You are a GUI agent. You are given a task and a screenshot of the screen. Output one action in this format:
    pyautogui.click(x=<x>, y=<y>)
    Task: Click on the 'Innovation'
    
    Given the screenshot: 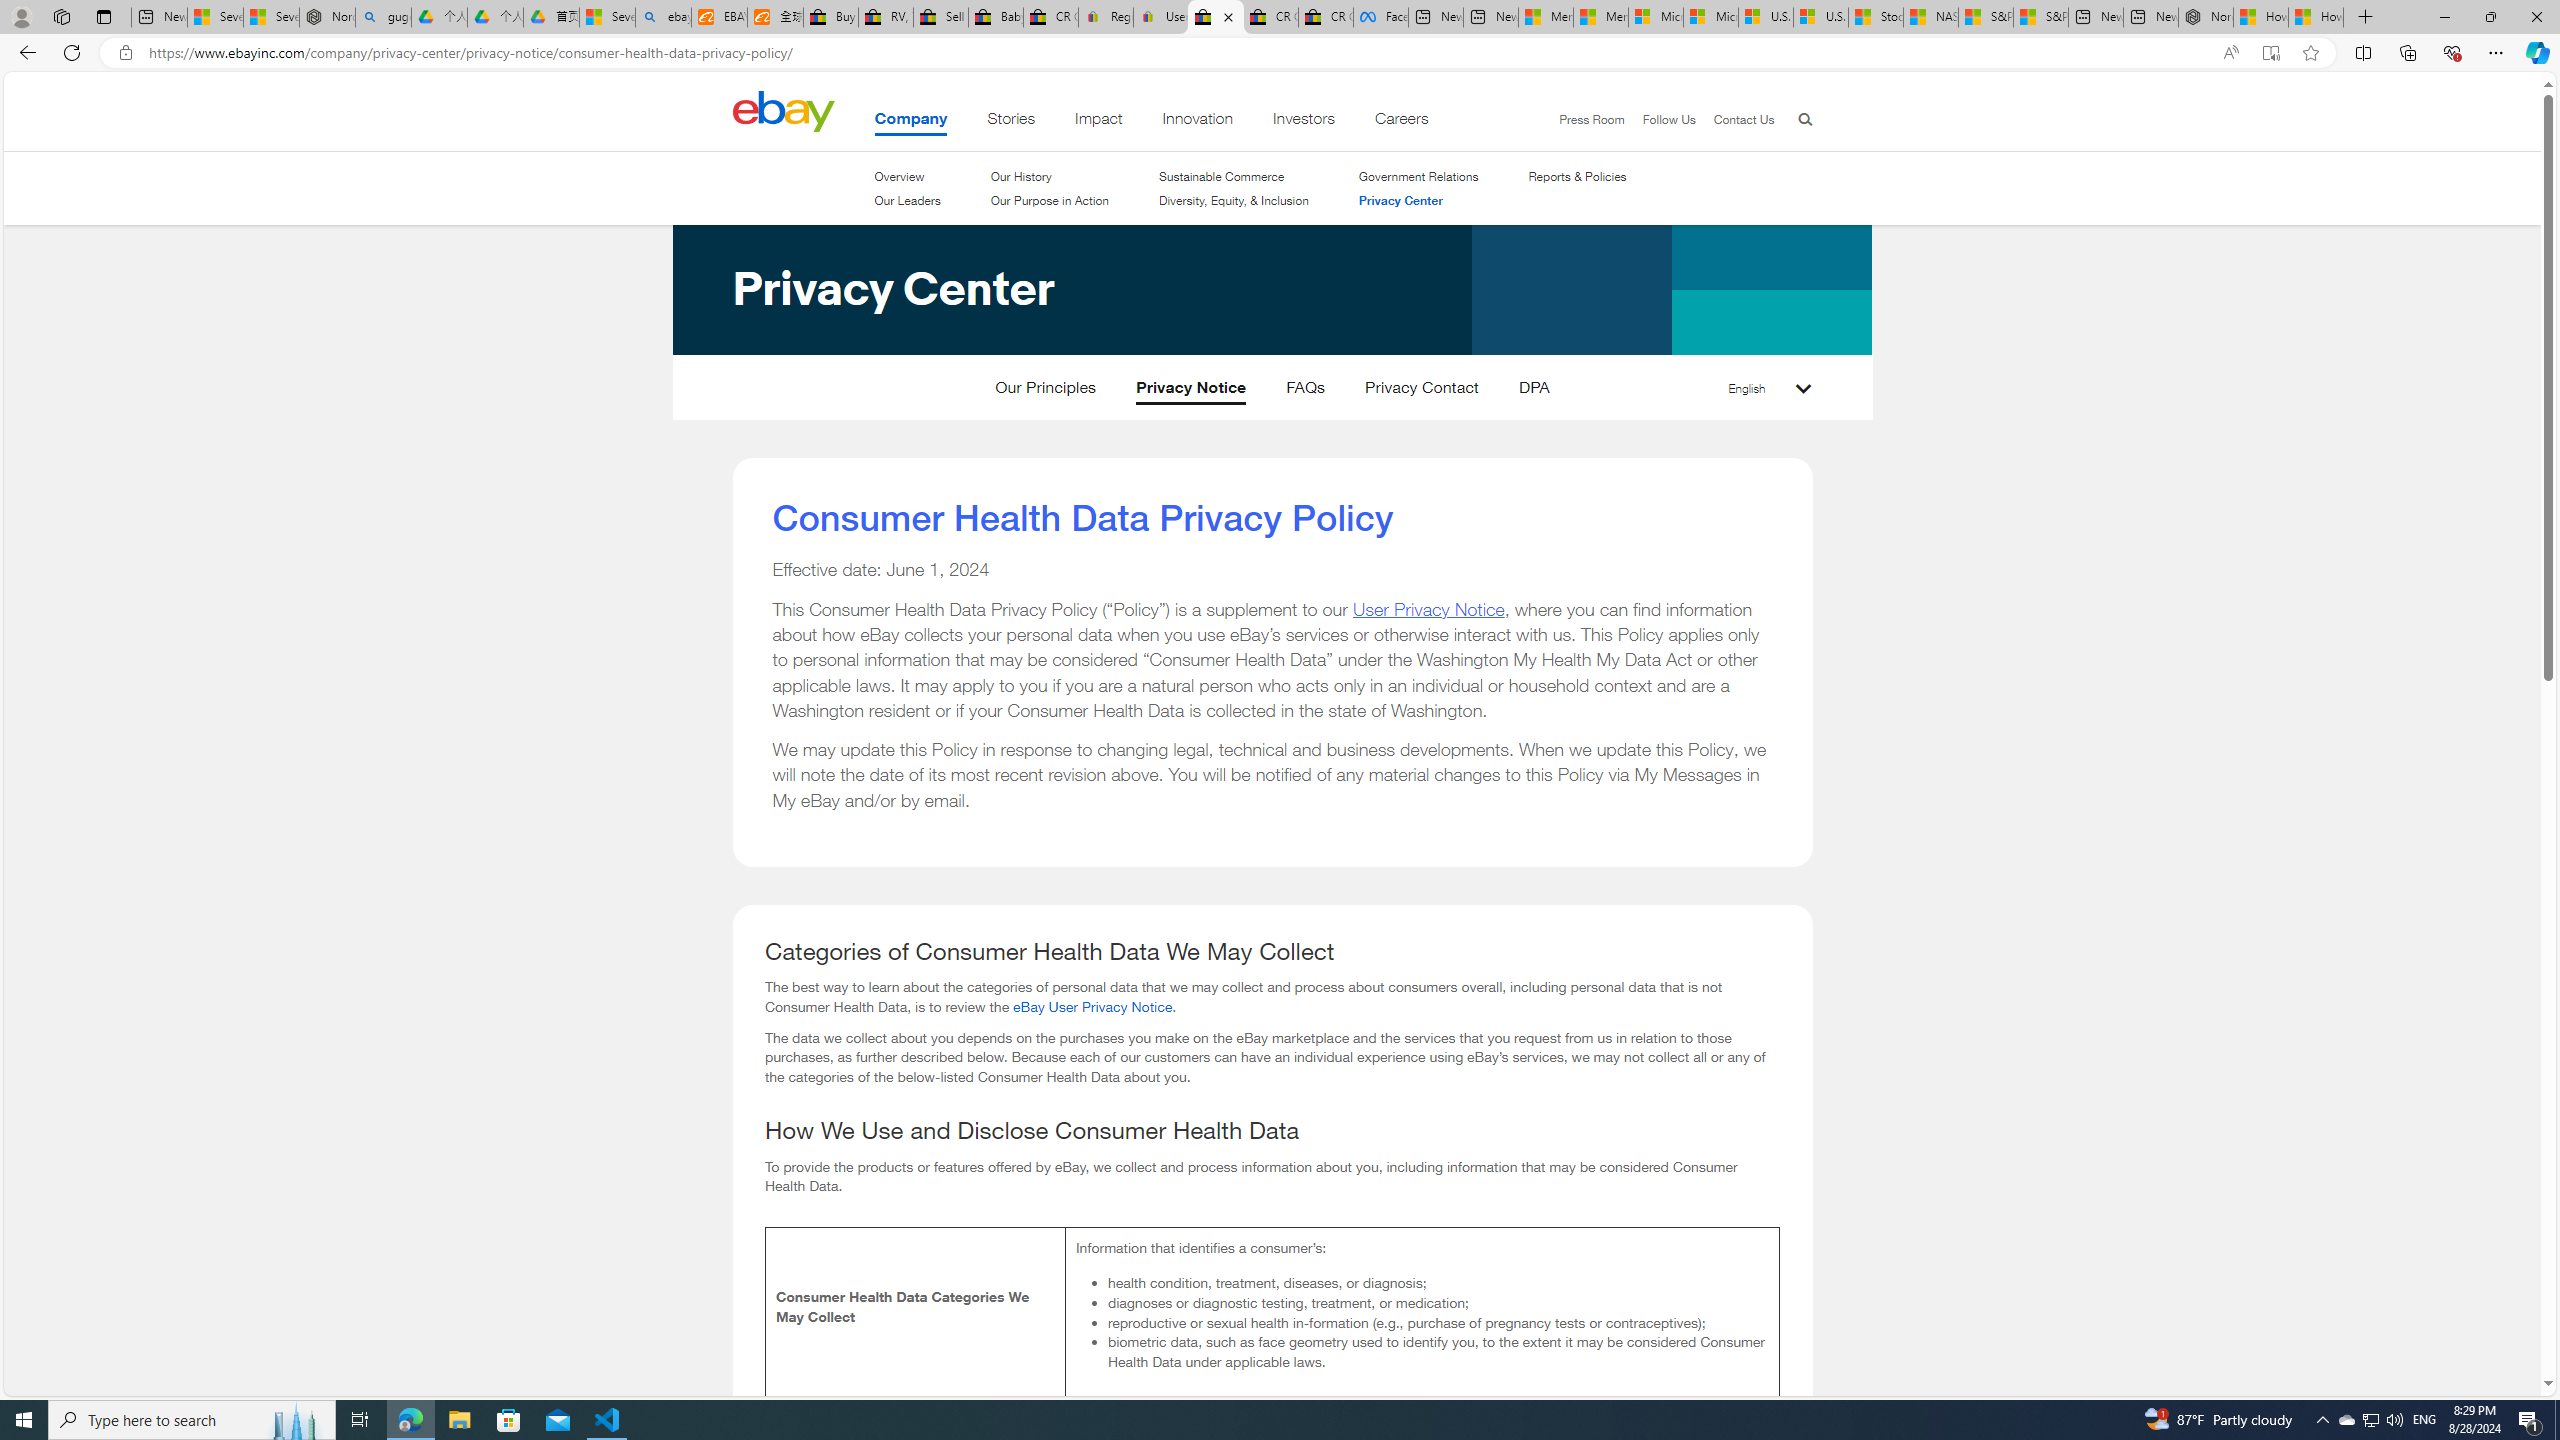 What is the action you would take?
    pyautogui.click(x=1198, y=122)
    